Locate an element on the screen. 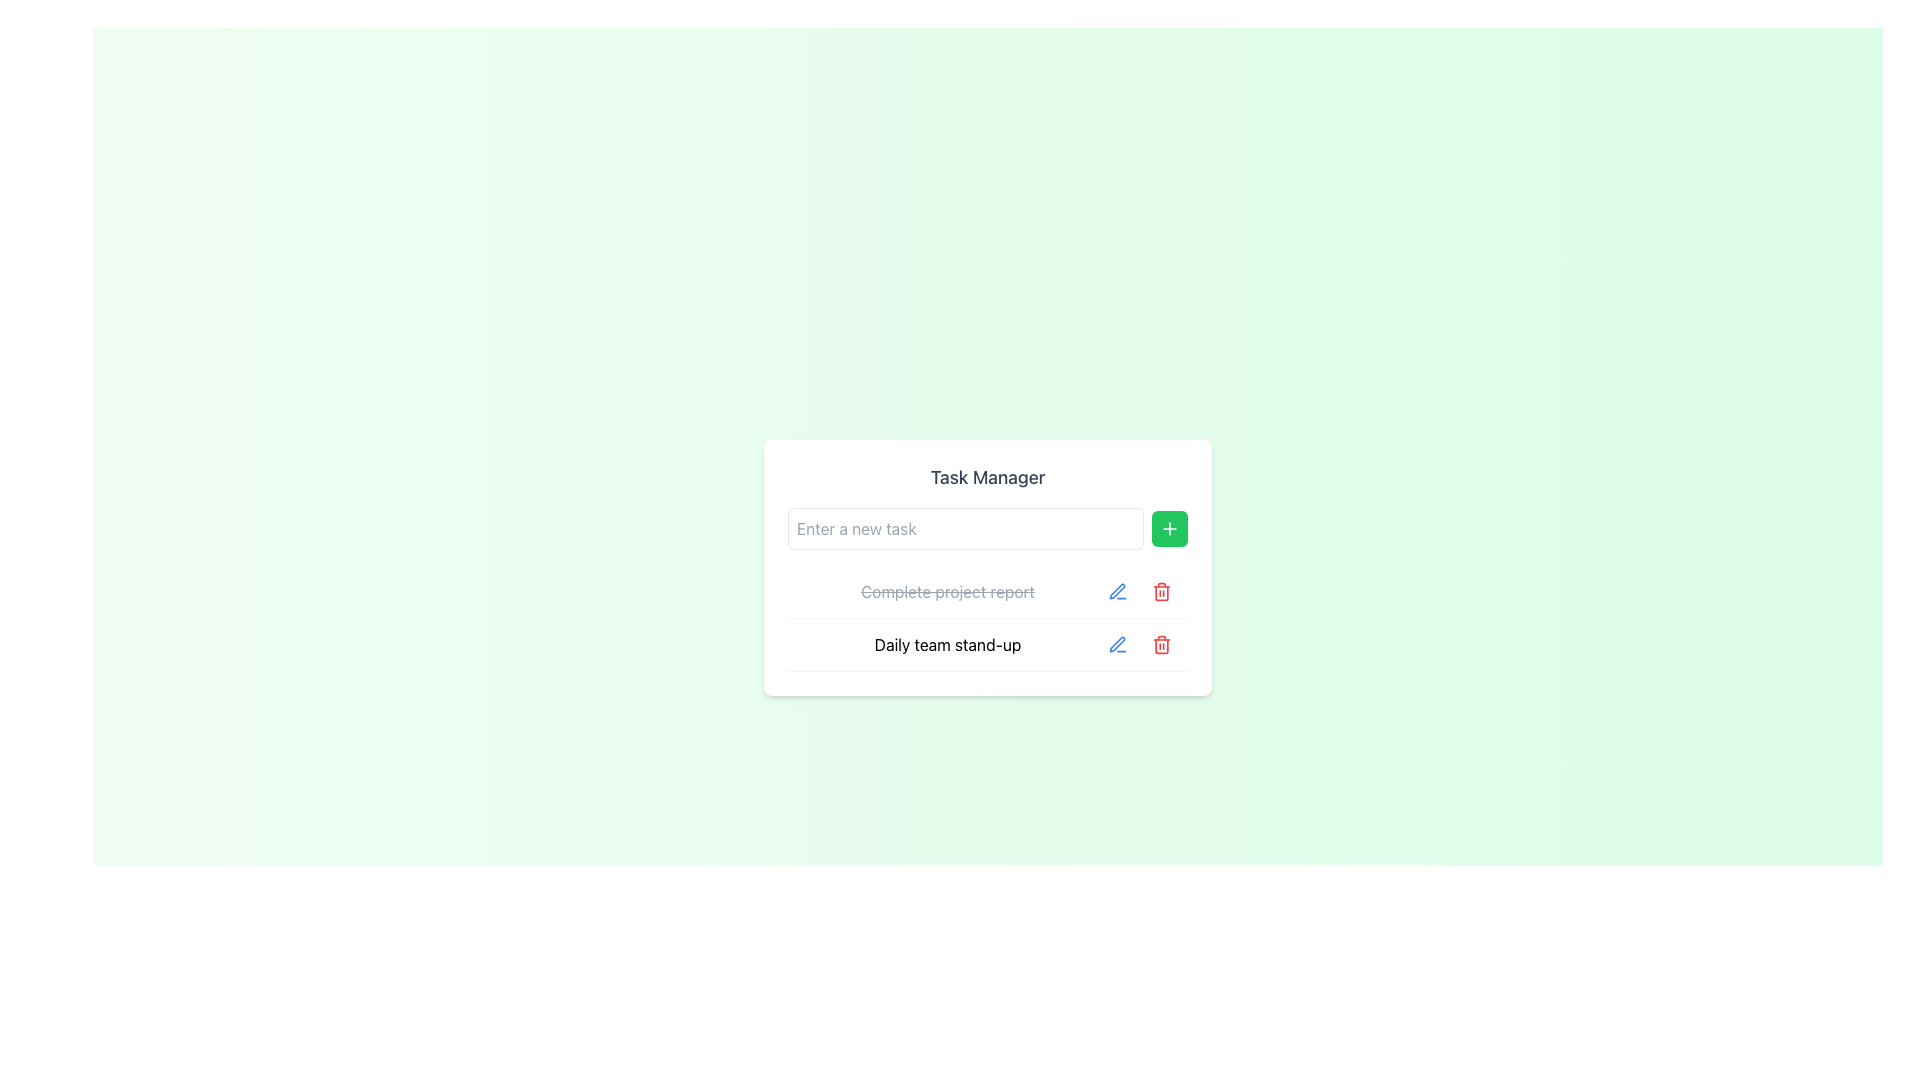  the trash bin icon button, which is outlined in red and located next to the 'Daily team stand-up.' task in the second row of the task list is located at coordinates (1161, 644).